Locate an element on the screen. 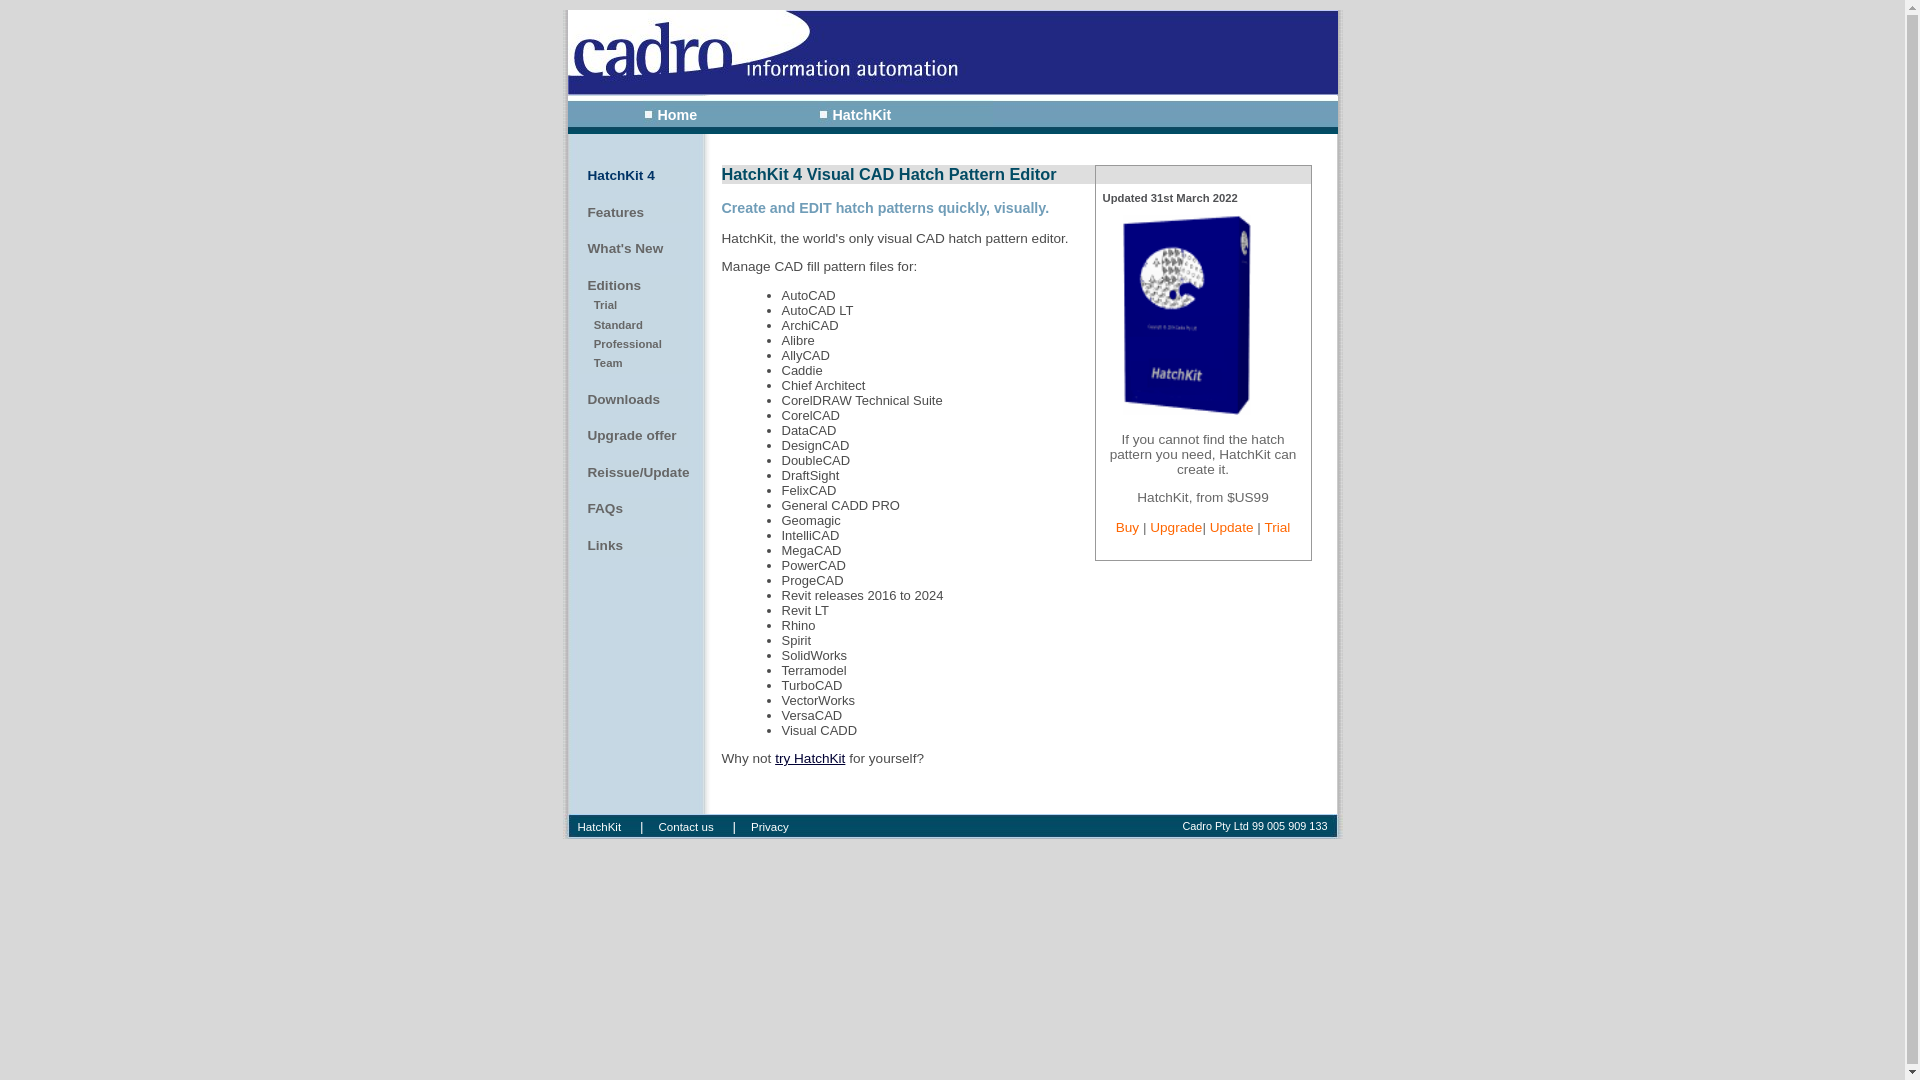 The image size is (1920, 1080). 'Editions' is located at coordinates (576, 285).